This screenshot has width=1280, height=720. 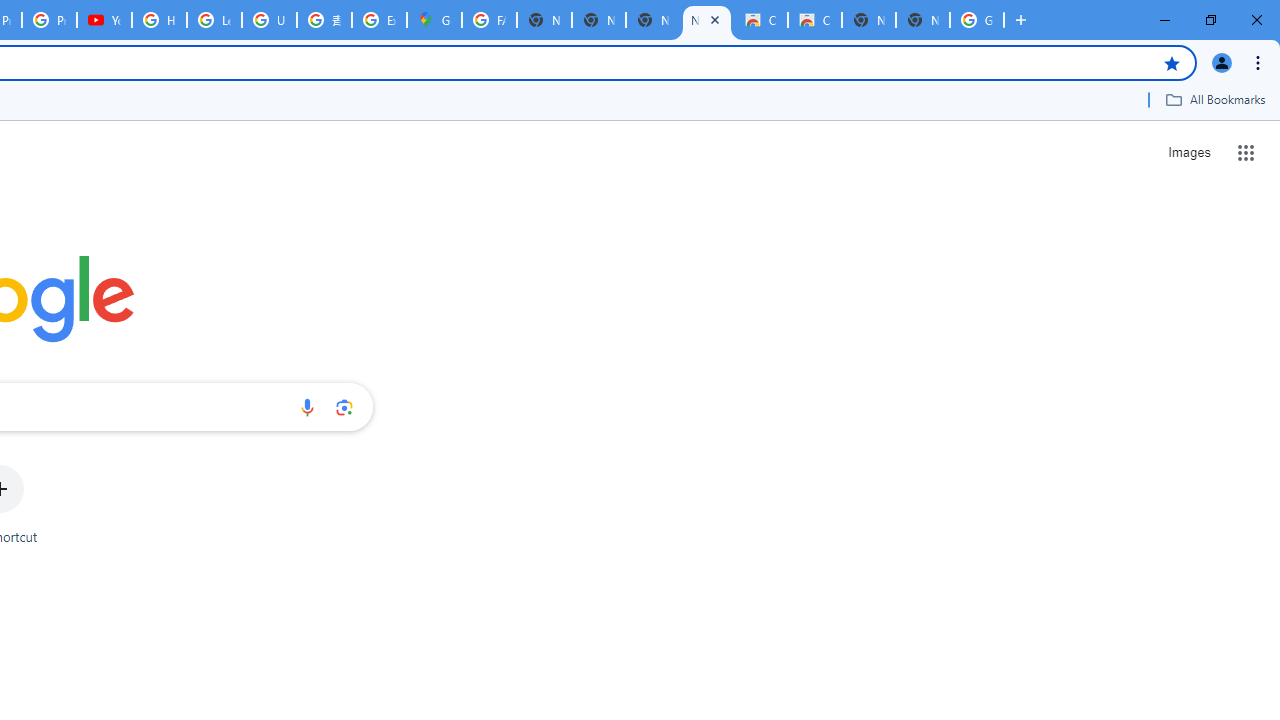 What do you see at coordinates (815, 20) in the screenshot?
I see `'Classic Blue - Chrome Web Store'` at bounding box center [815, 20].